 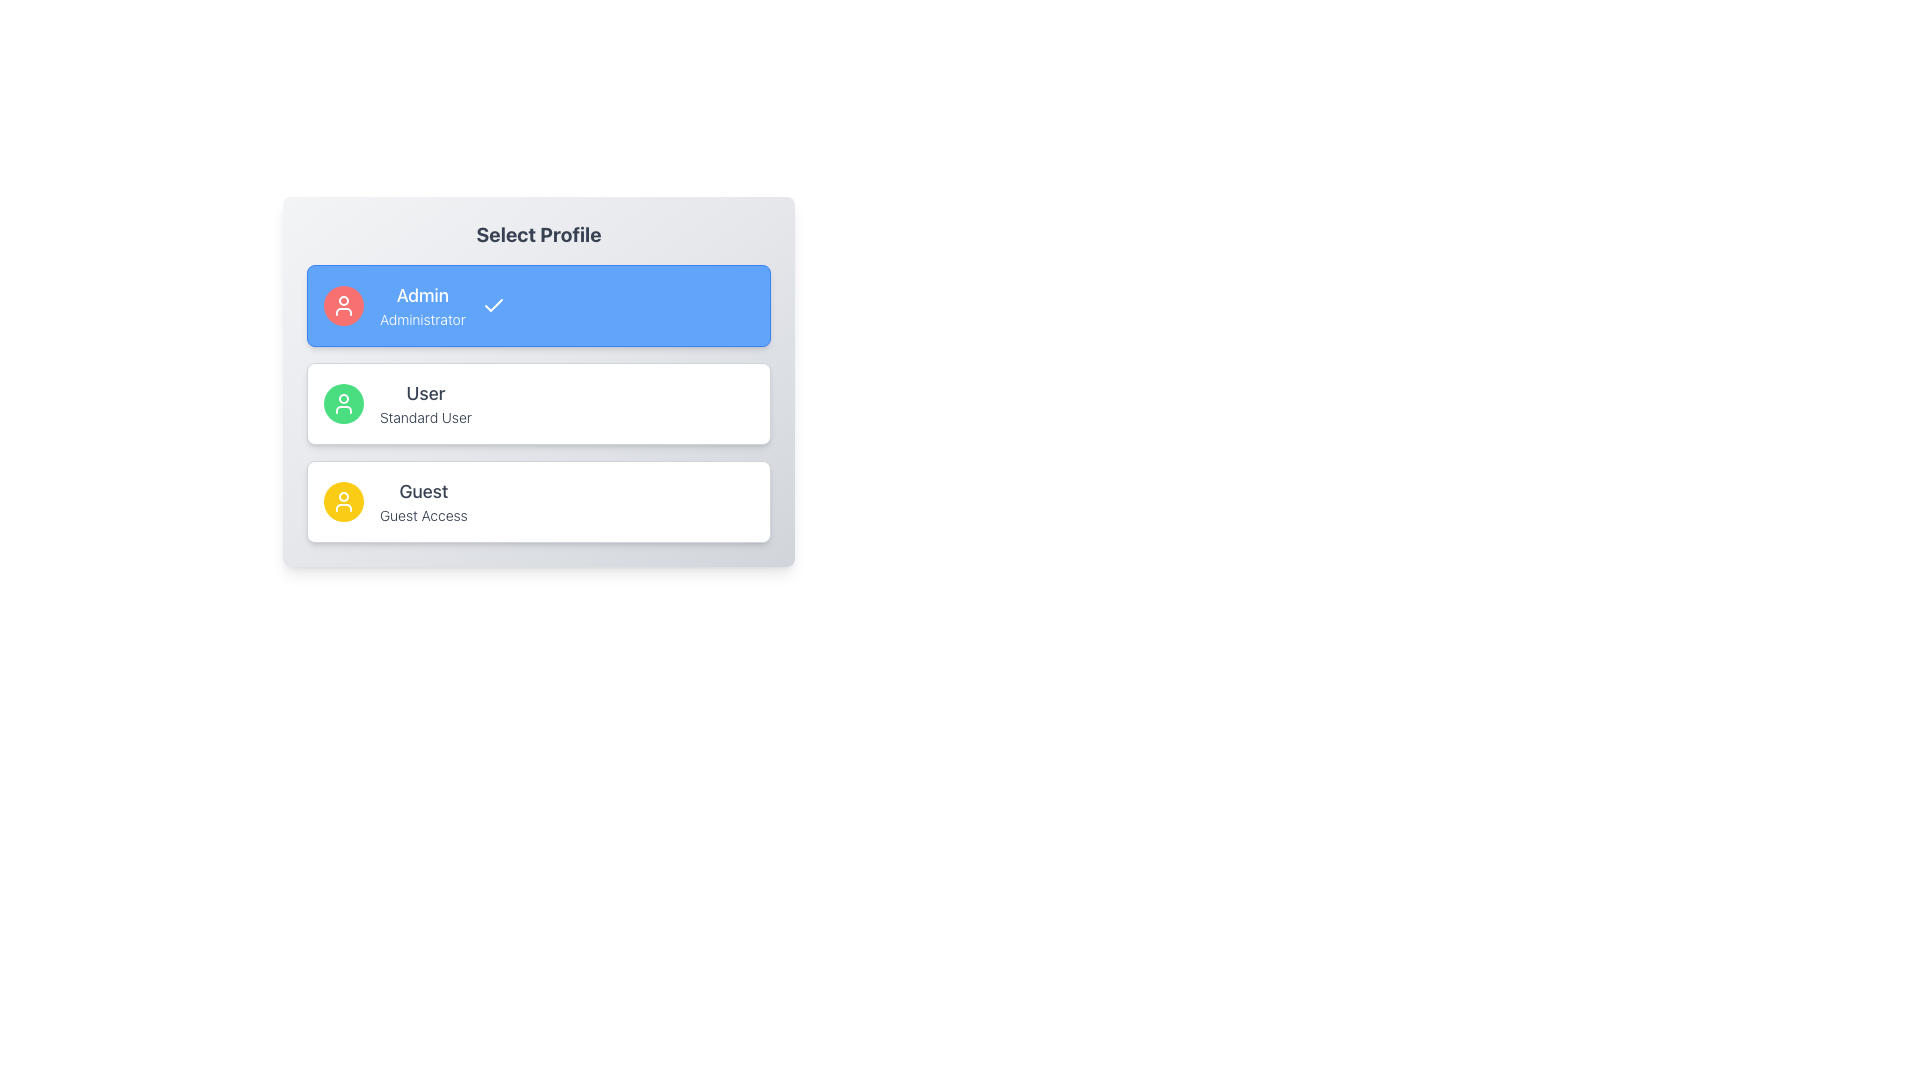 I want to click on the circular icon with a yellow background, so click(x=344, y=500).